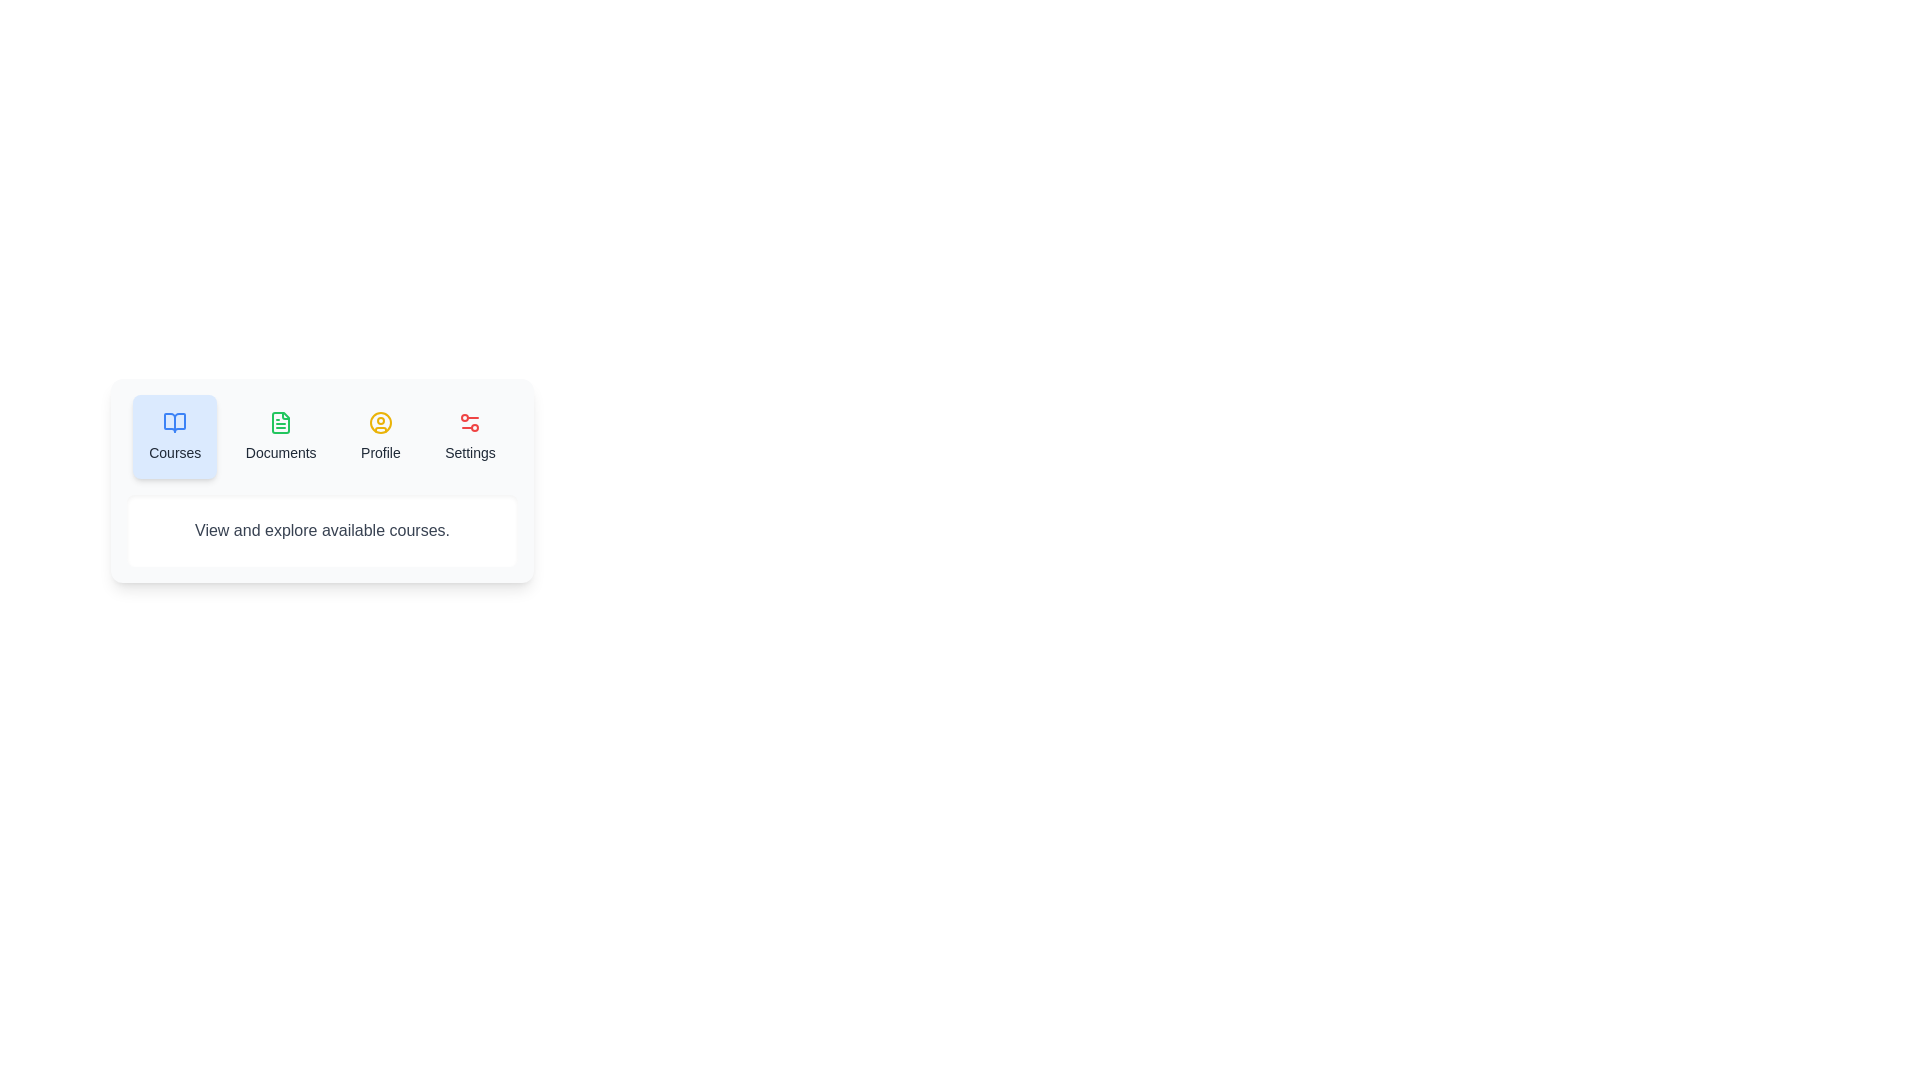  What do you see at coordinates (469, 435) in the screenshot?
I see `the tab labeled Settings to display its content` at bounding box center [469, 435].